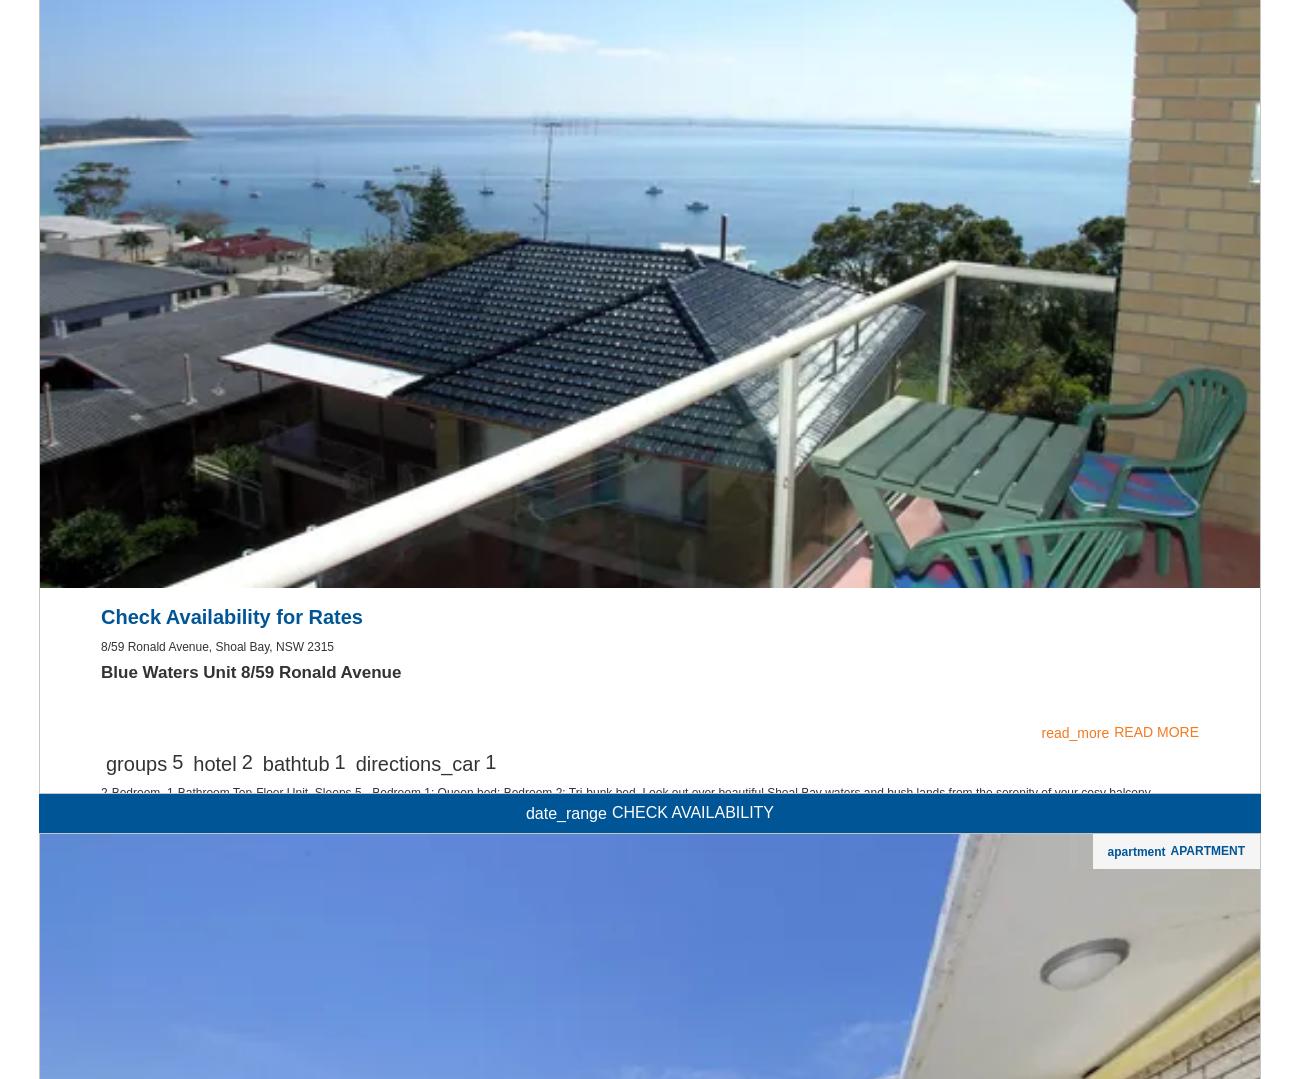 Image resolution: width=1300 pixels, height=1079 pixels. I want to click on '2', so click(245, 1019).